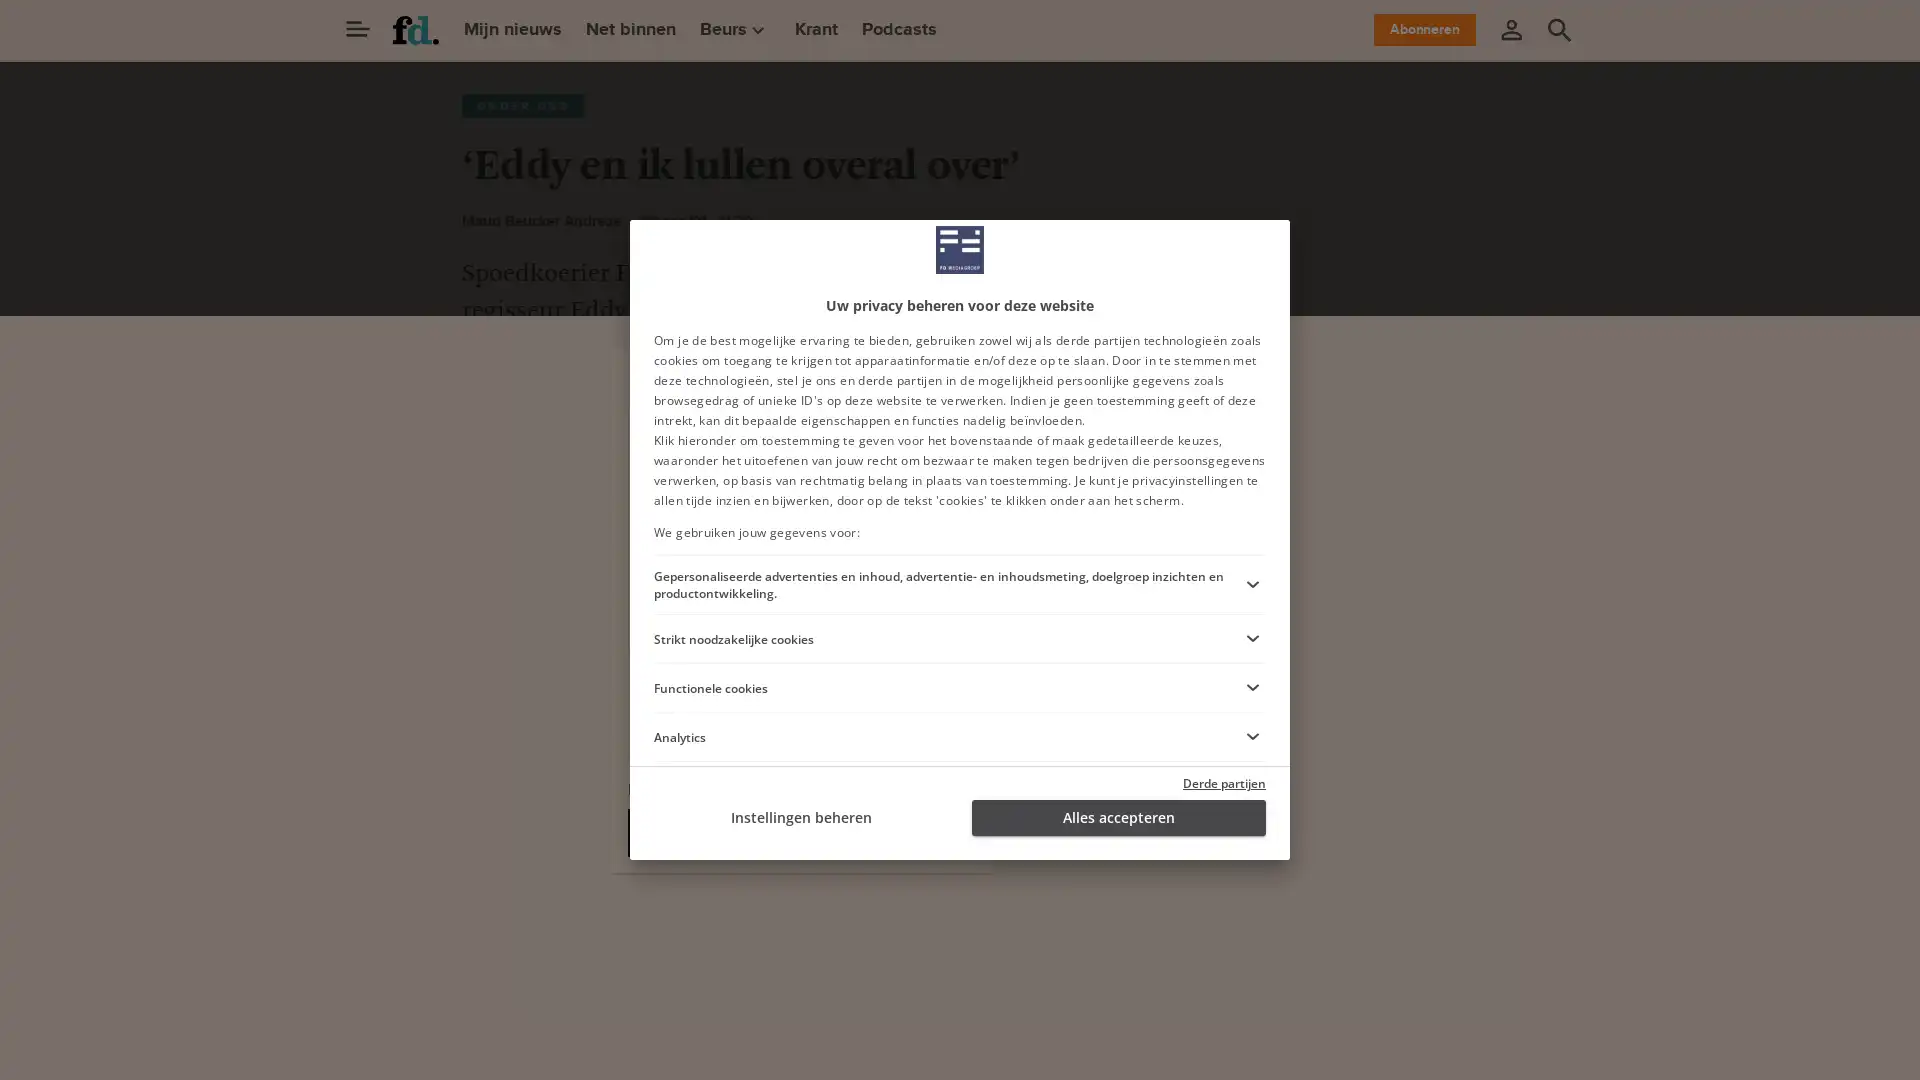 The height and width of the screenshot is (1080, 1920). What do you see at coordinates (801, 605) in the screenshot?
I see `Ga verder` at bounding box center [801, 605].